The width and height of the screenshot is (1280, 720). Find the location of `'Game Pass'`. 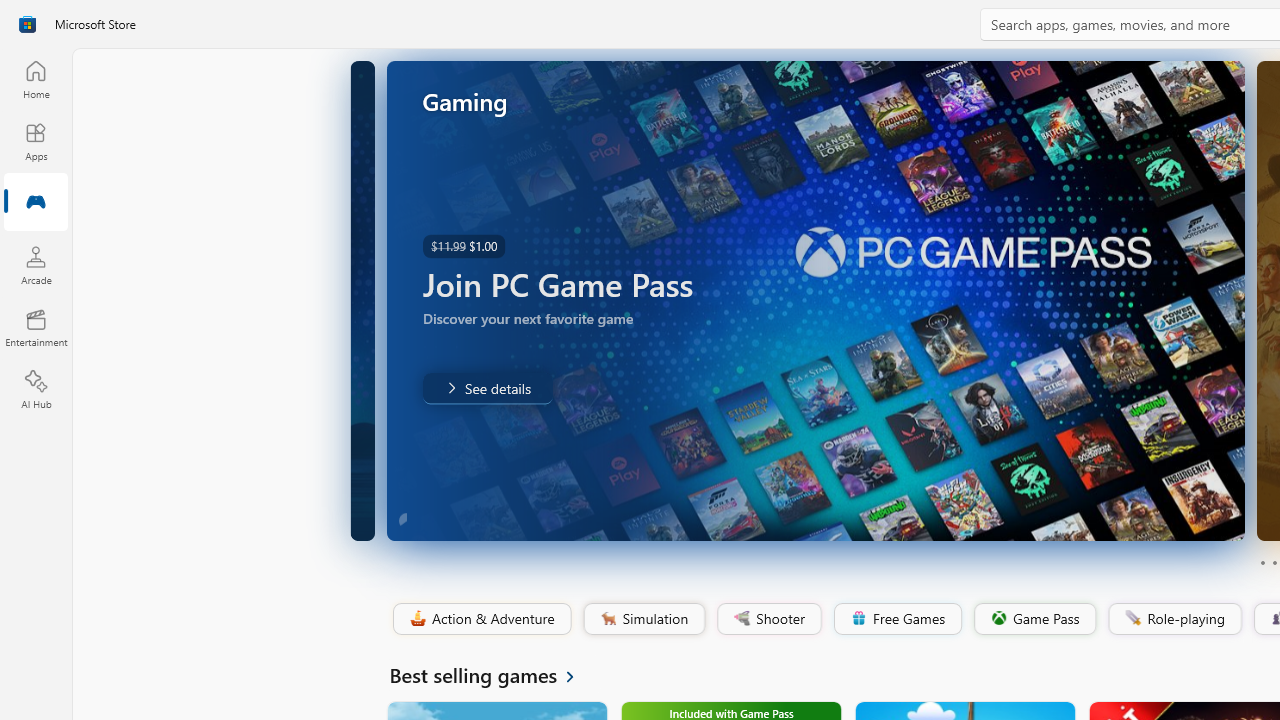

'Game Pass' is located at coordinates (1033, 618).